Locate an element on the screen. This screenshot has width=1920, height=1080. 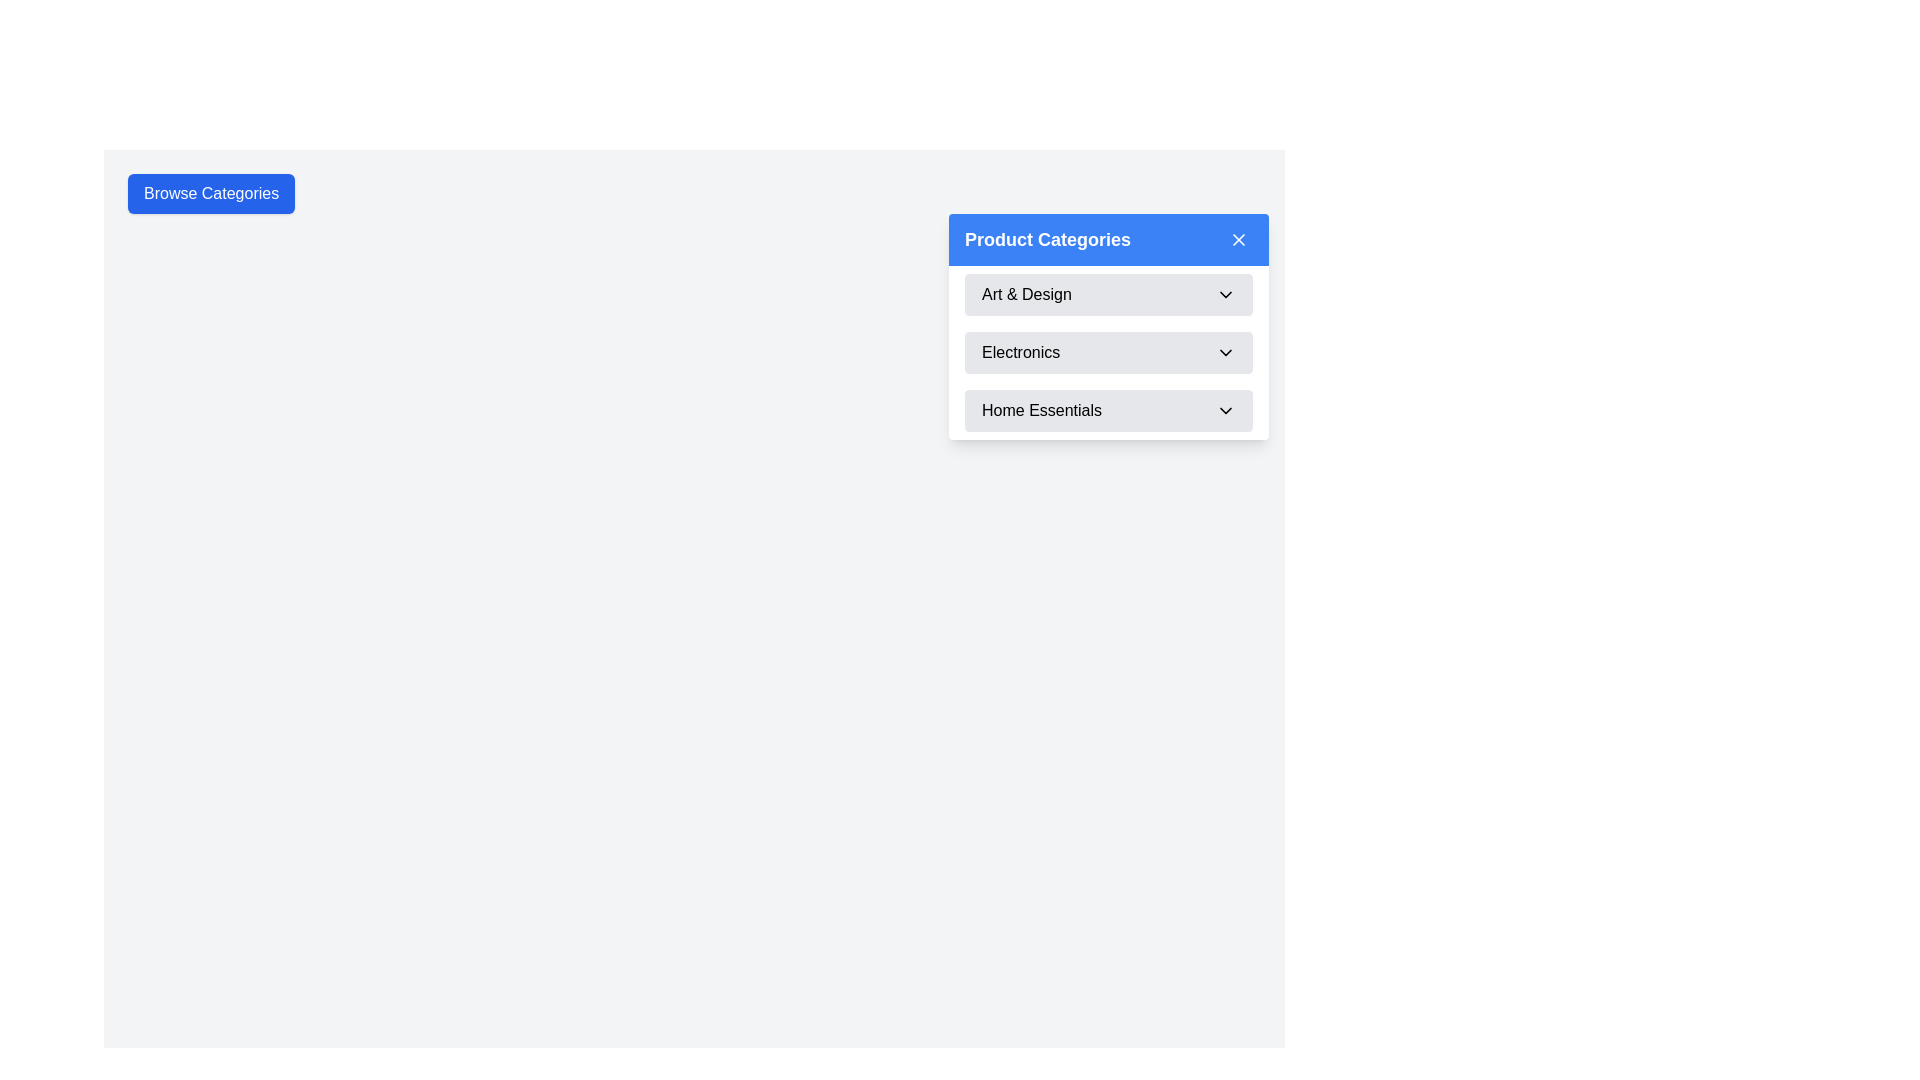
the chevron icon at the far right of the 'Art & Design' option in the 'Product Categories' dropdown menu is located at coordinates (1224, 294).